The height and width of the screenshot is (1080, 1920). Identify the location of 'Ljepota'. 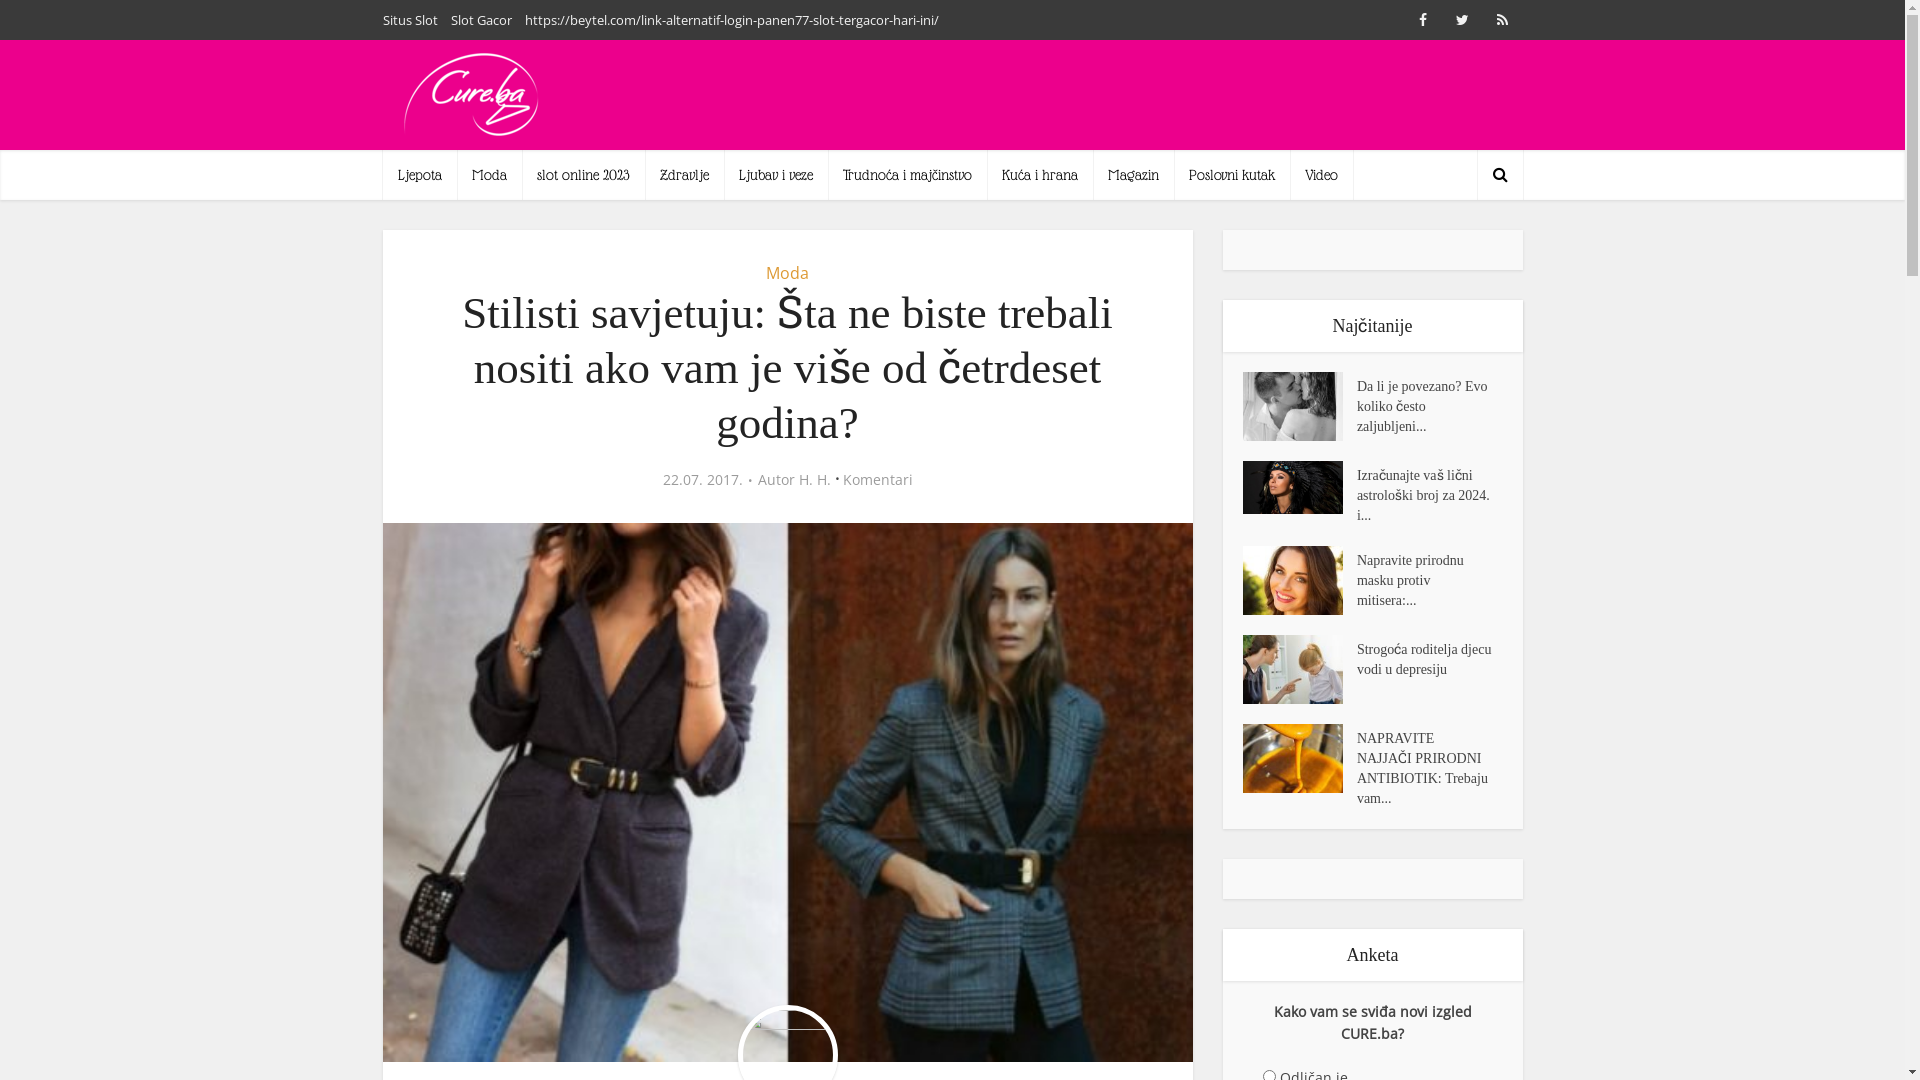
(382, 173).